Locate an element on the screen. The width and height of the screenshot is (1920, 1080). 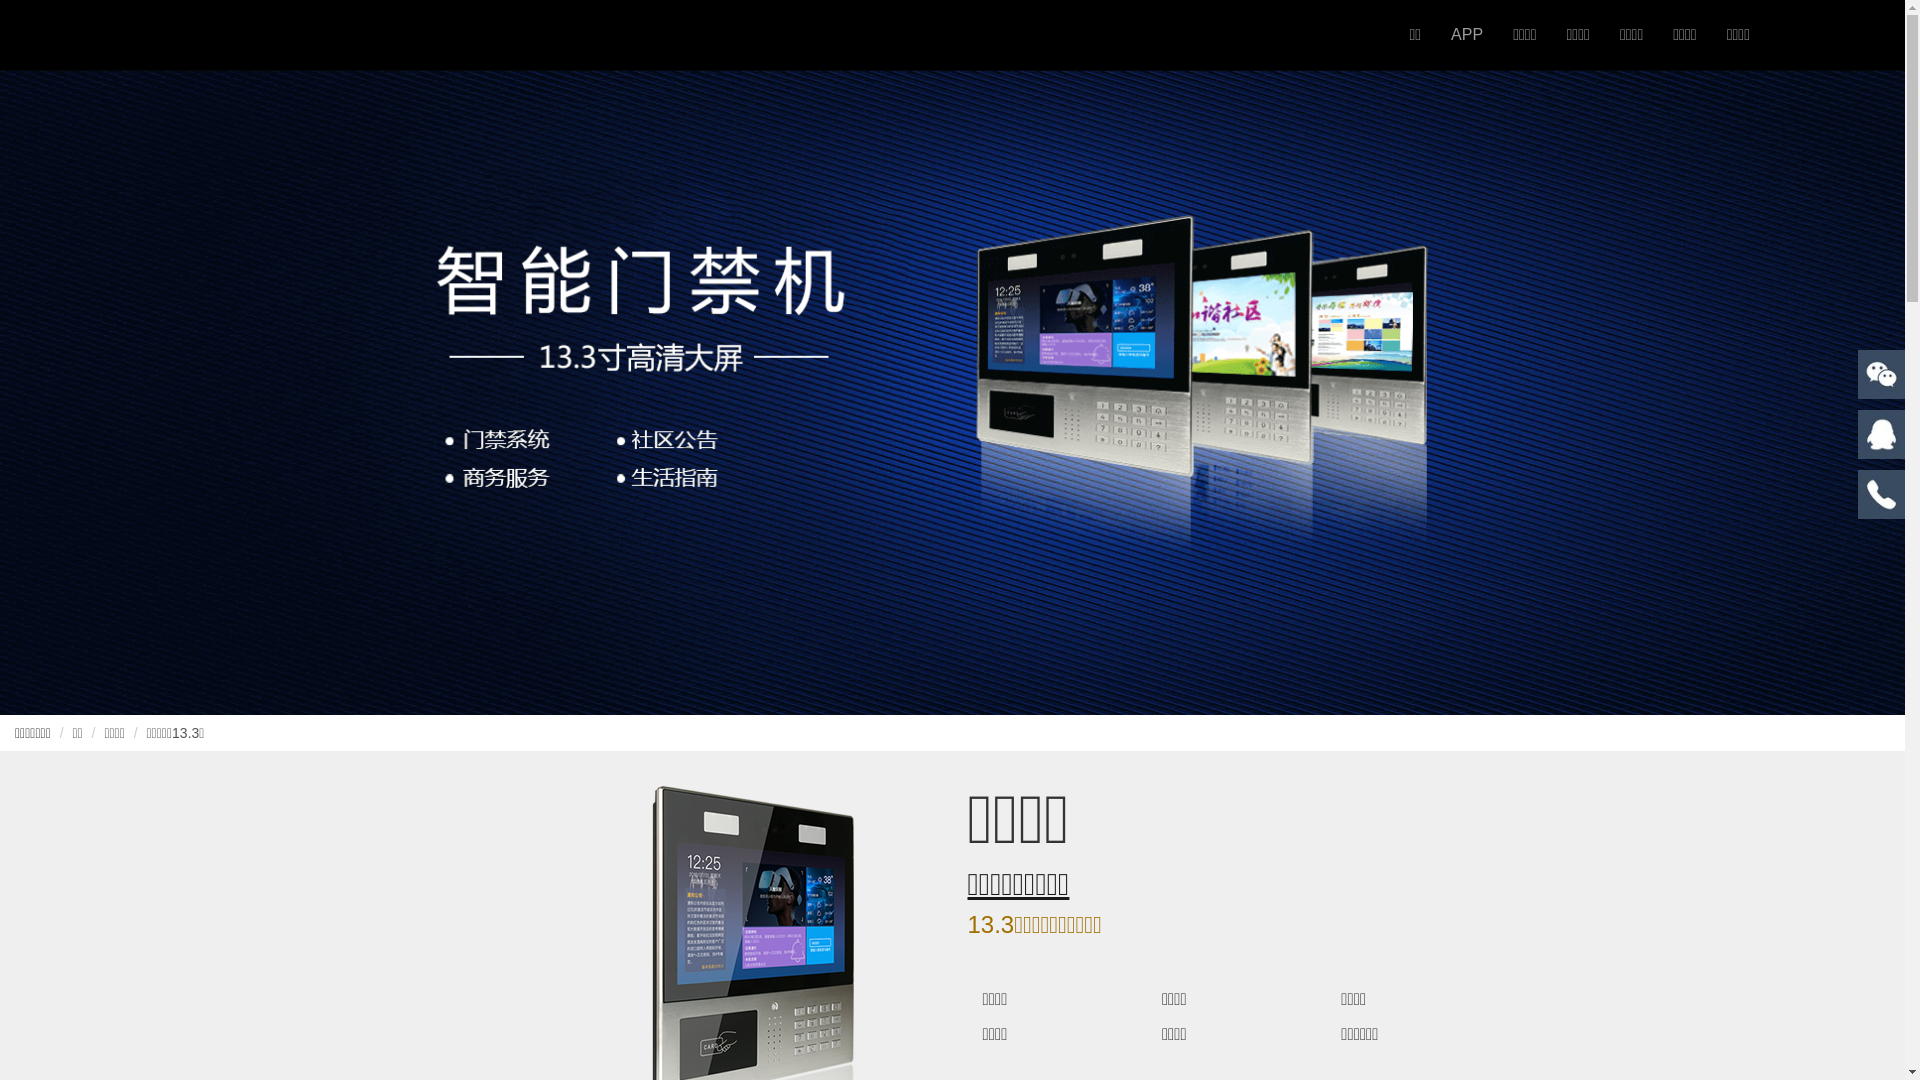
'APP' is located at coordinates (1467, 34).